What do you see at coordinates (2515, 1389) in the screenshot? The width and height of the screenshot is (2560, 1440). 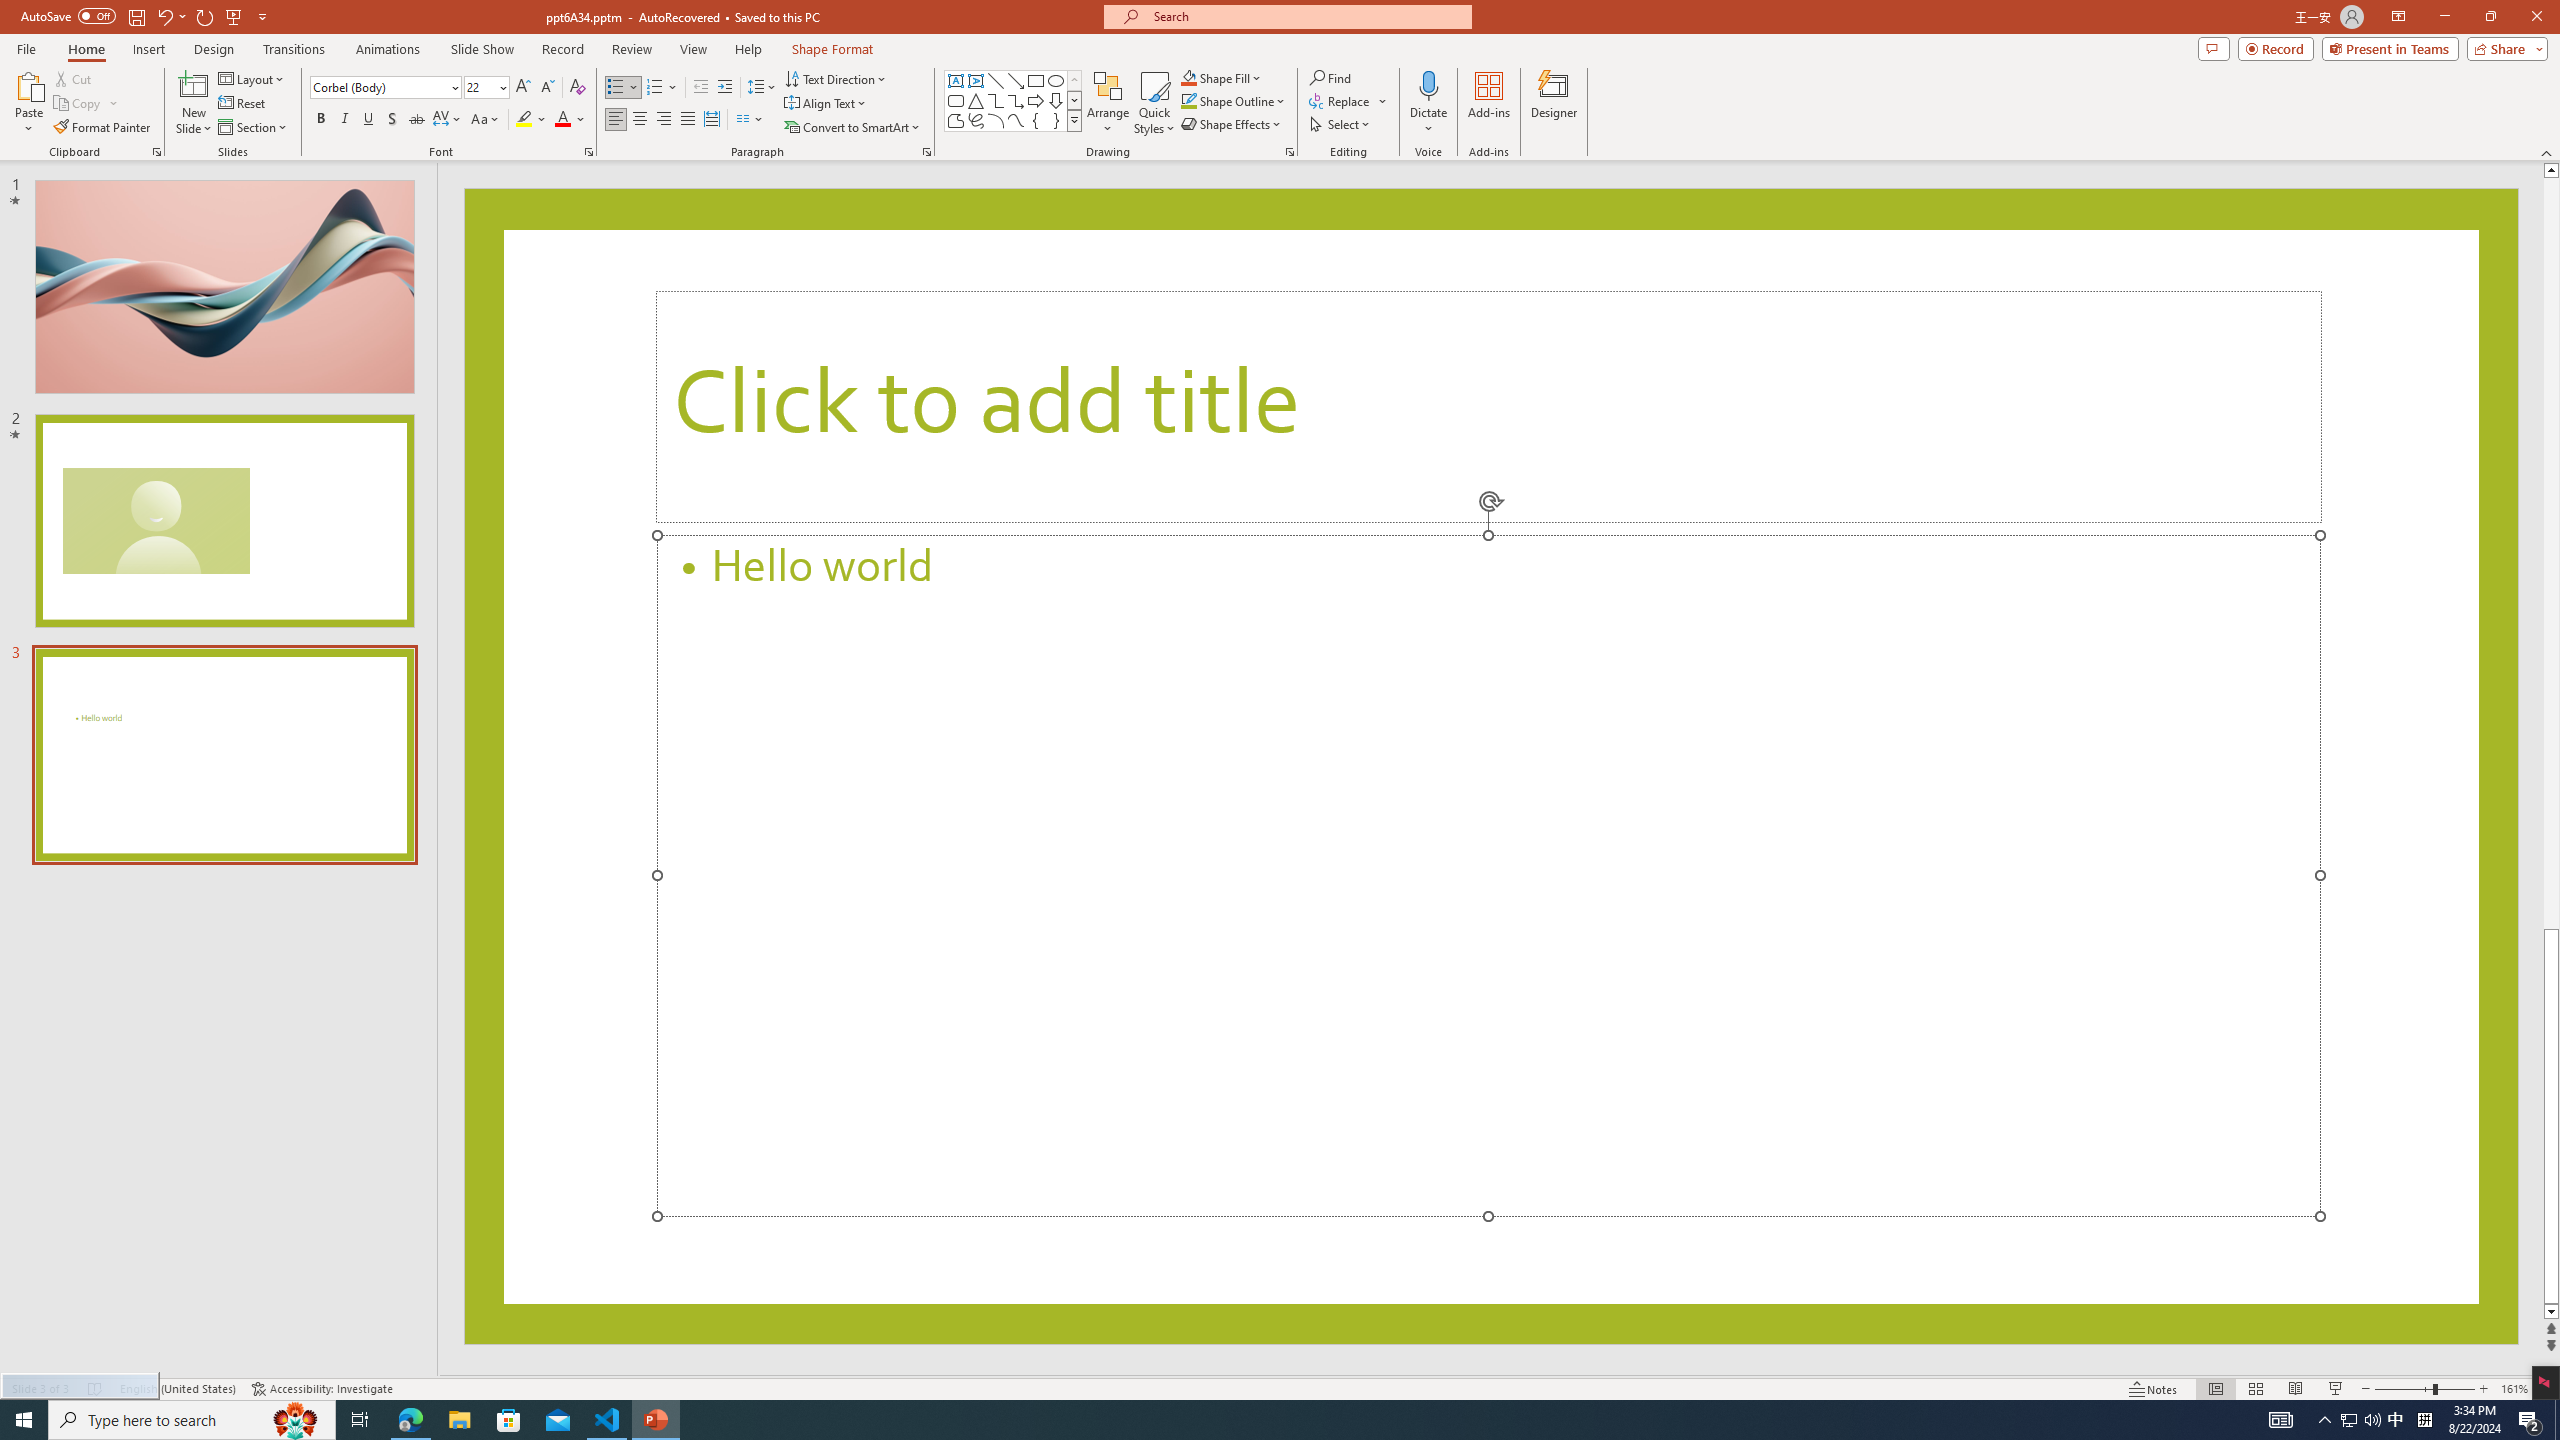 I see `'Zoom 161%'` at bounding box center [2515, 1389].